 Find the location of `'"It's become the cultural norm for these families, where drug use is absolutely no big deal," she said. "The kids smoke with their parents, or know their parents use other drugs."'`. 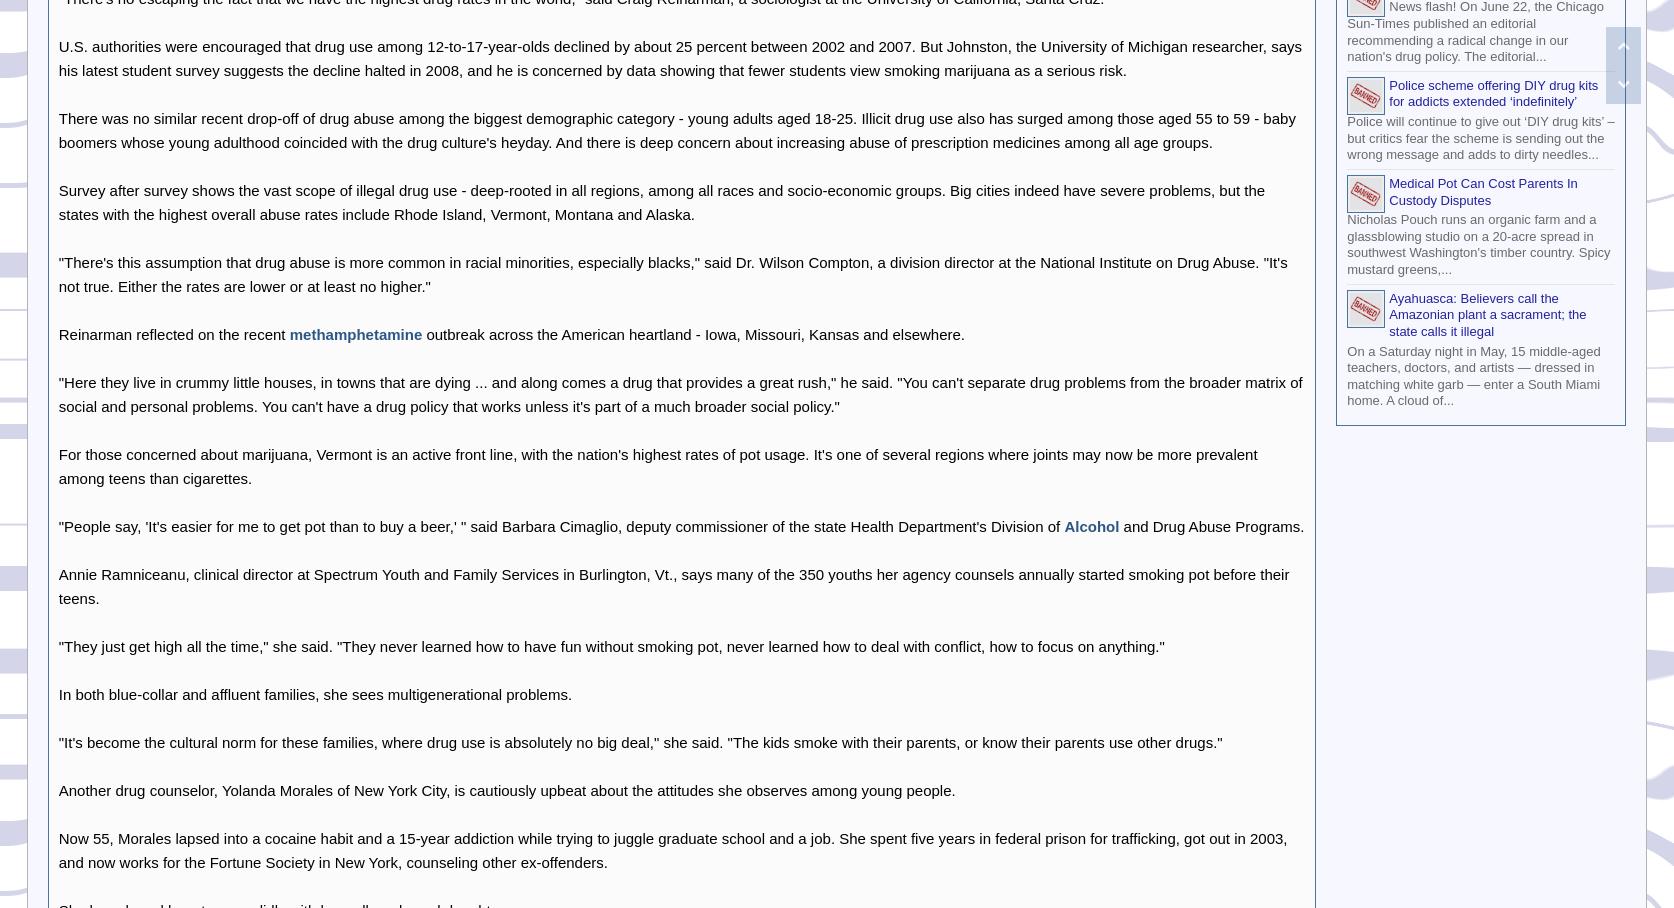

'"It's become the cultural norm for these families, where drug use is absolutely no big deal," she said. "The kids smoke with their parents, or know their parents use other drugs."' is located at coordinates (57, 741).